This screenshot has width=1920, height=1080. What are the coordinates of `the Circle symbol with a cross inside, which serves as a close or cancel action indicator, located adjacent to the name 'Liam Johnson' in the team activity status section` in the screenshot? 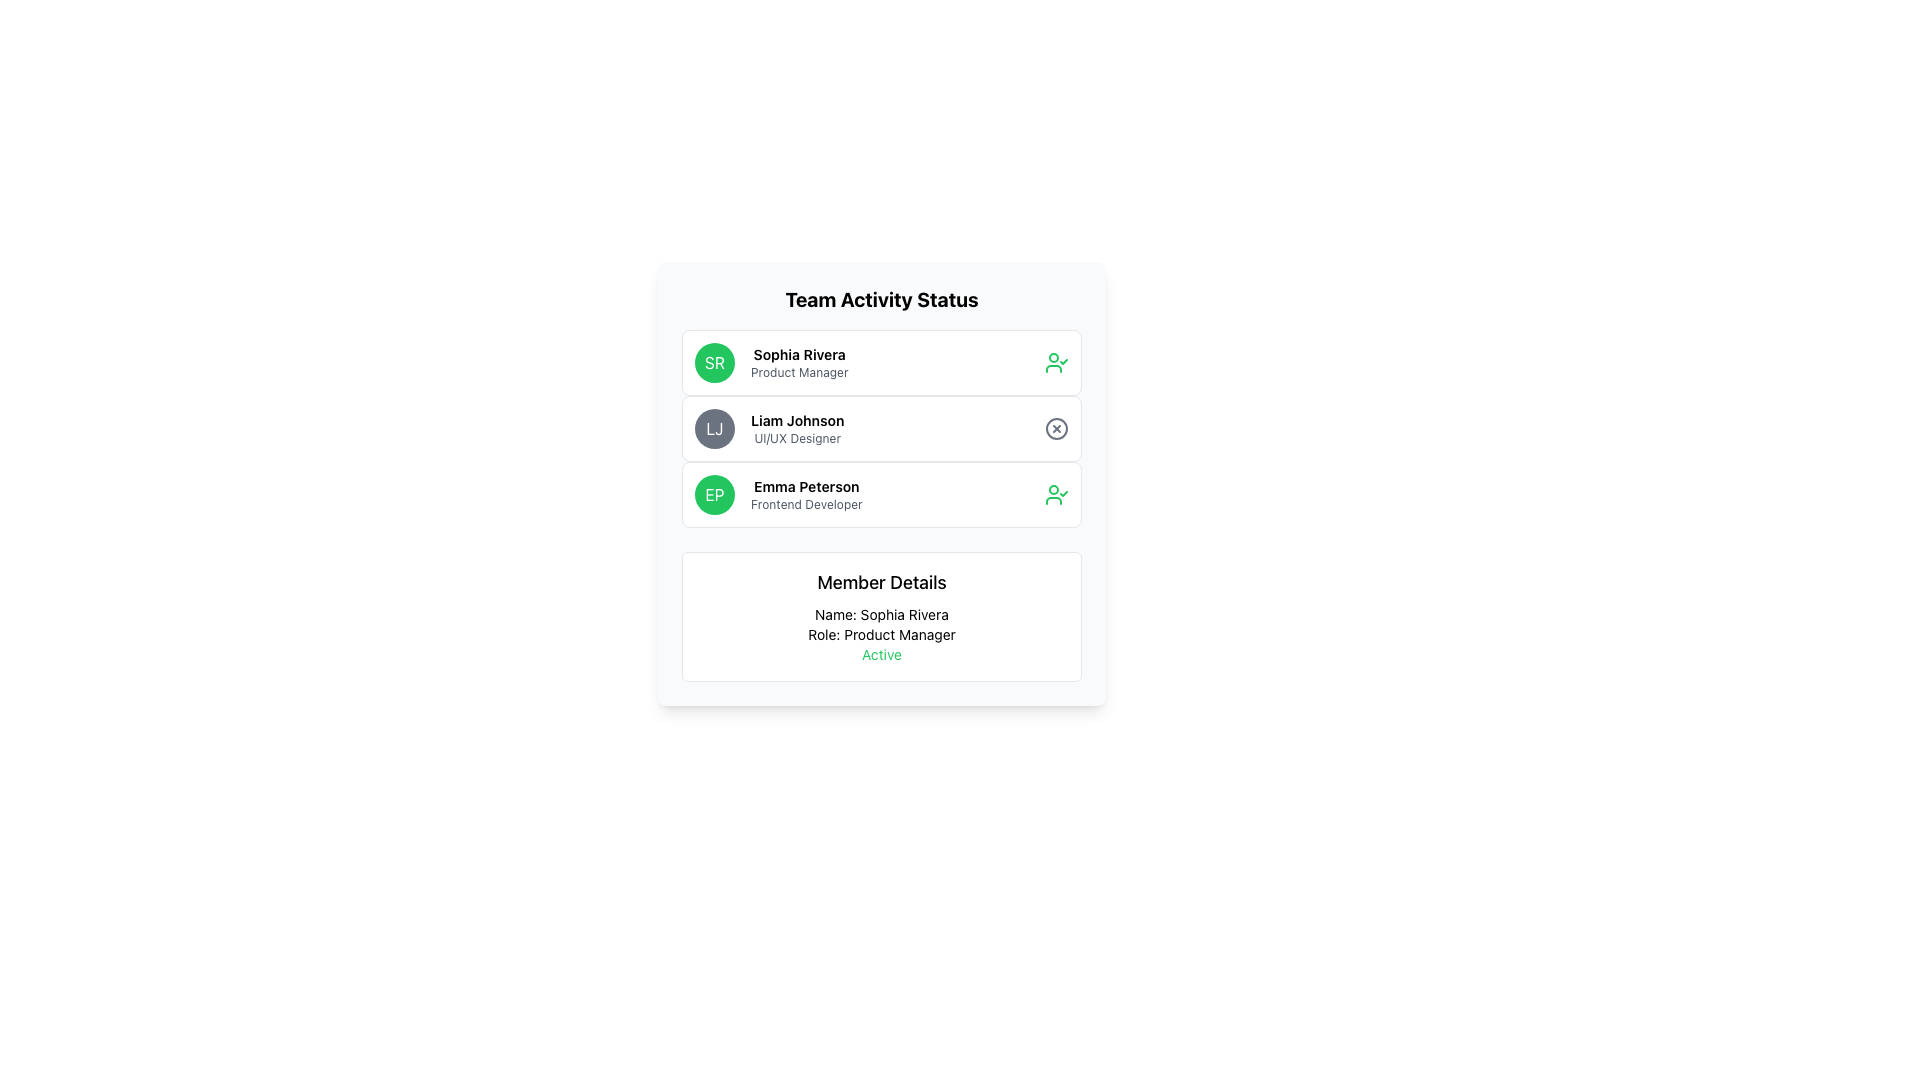 It's located at (1055, 427).